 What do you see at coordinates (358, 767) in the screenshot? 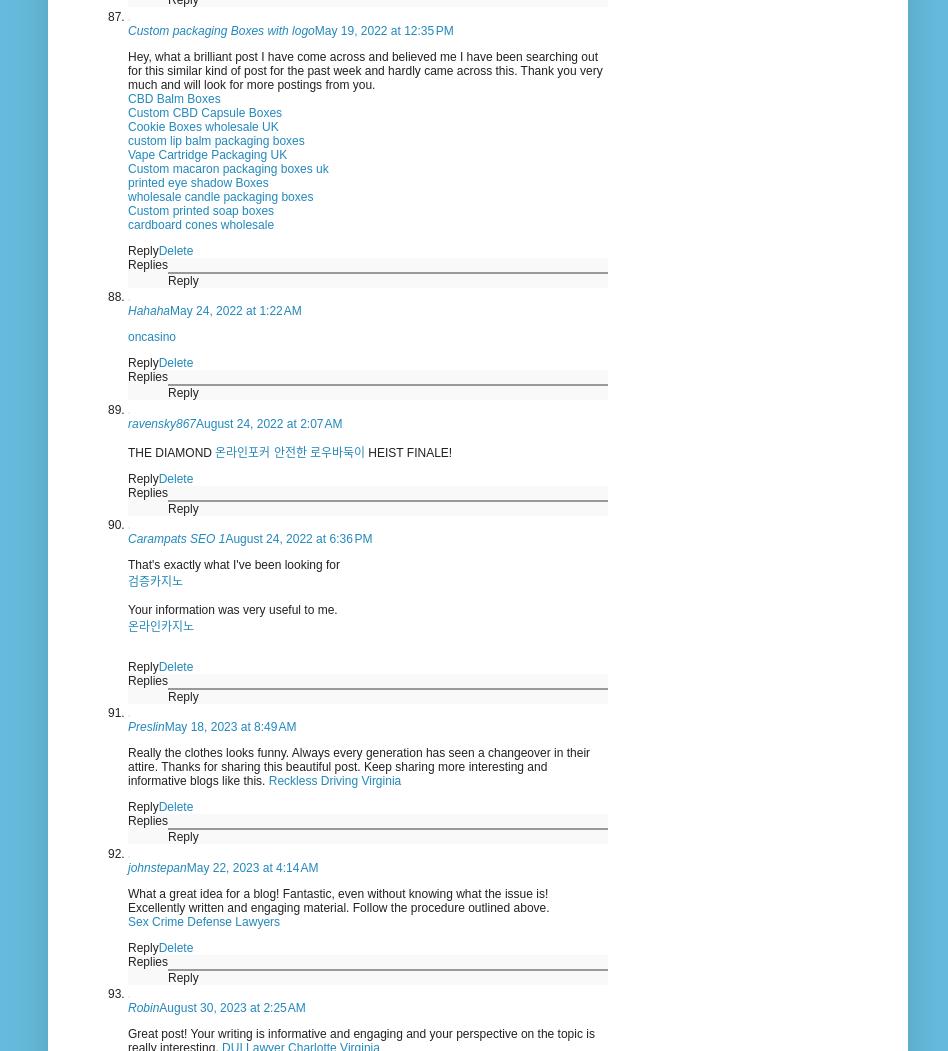
I see `'Really the clothes looks funny. Always every generation has seen a changeover in their attire. Thanks for sharing this beautiful post. Keep sharing more interesting and informative blogs like this.'` at bounding box center [358, 767].